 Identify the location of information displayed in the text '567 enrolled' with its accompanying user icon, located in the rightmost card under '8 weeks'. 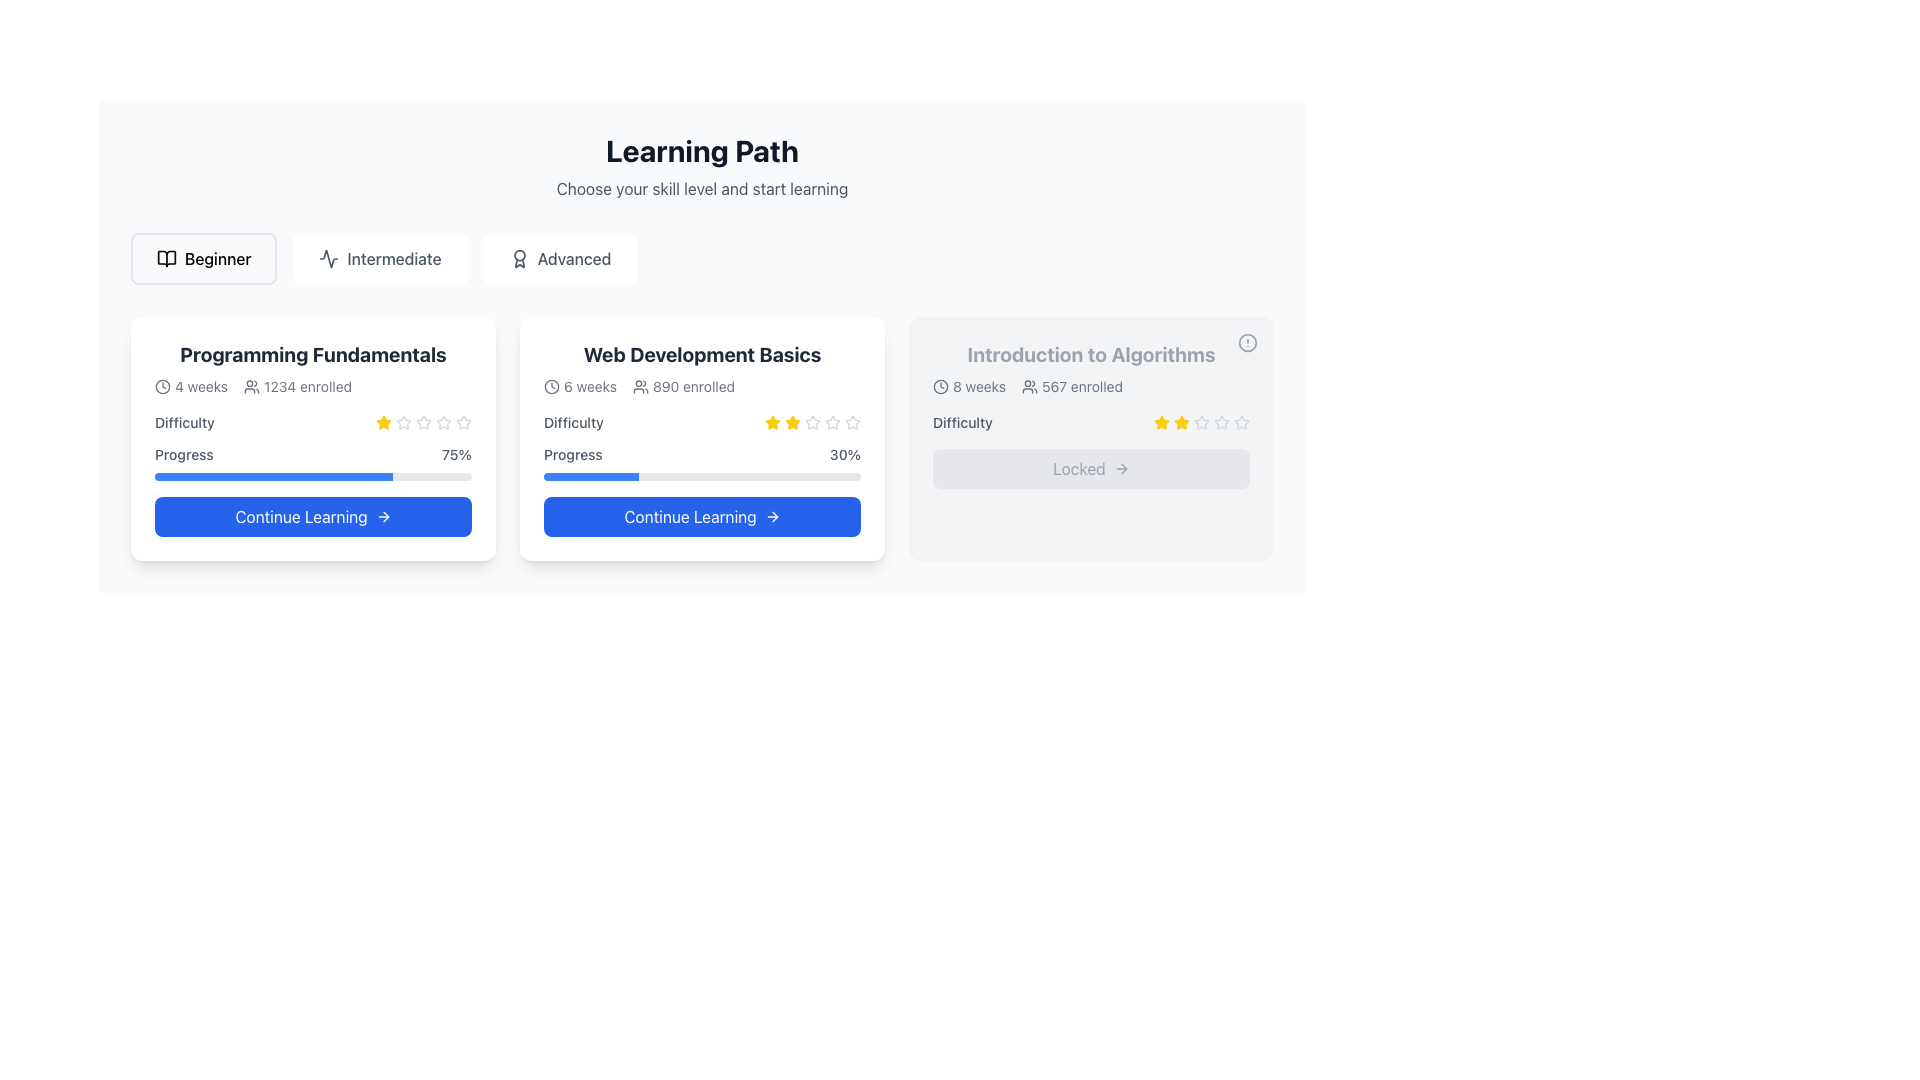
(1071, 386).